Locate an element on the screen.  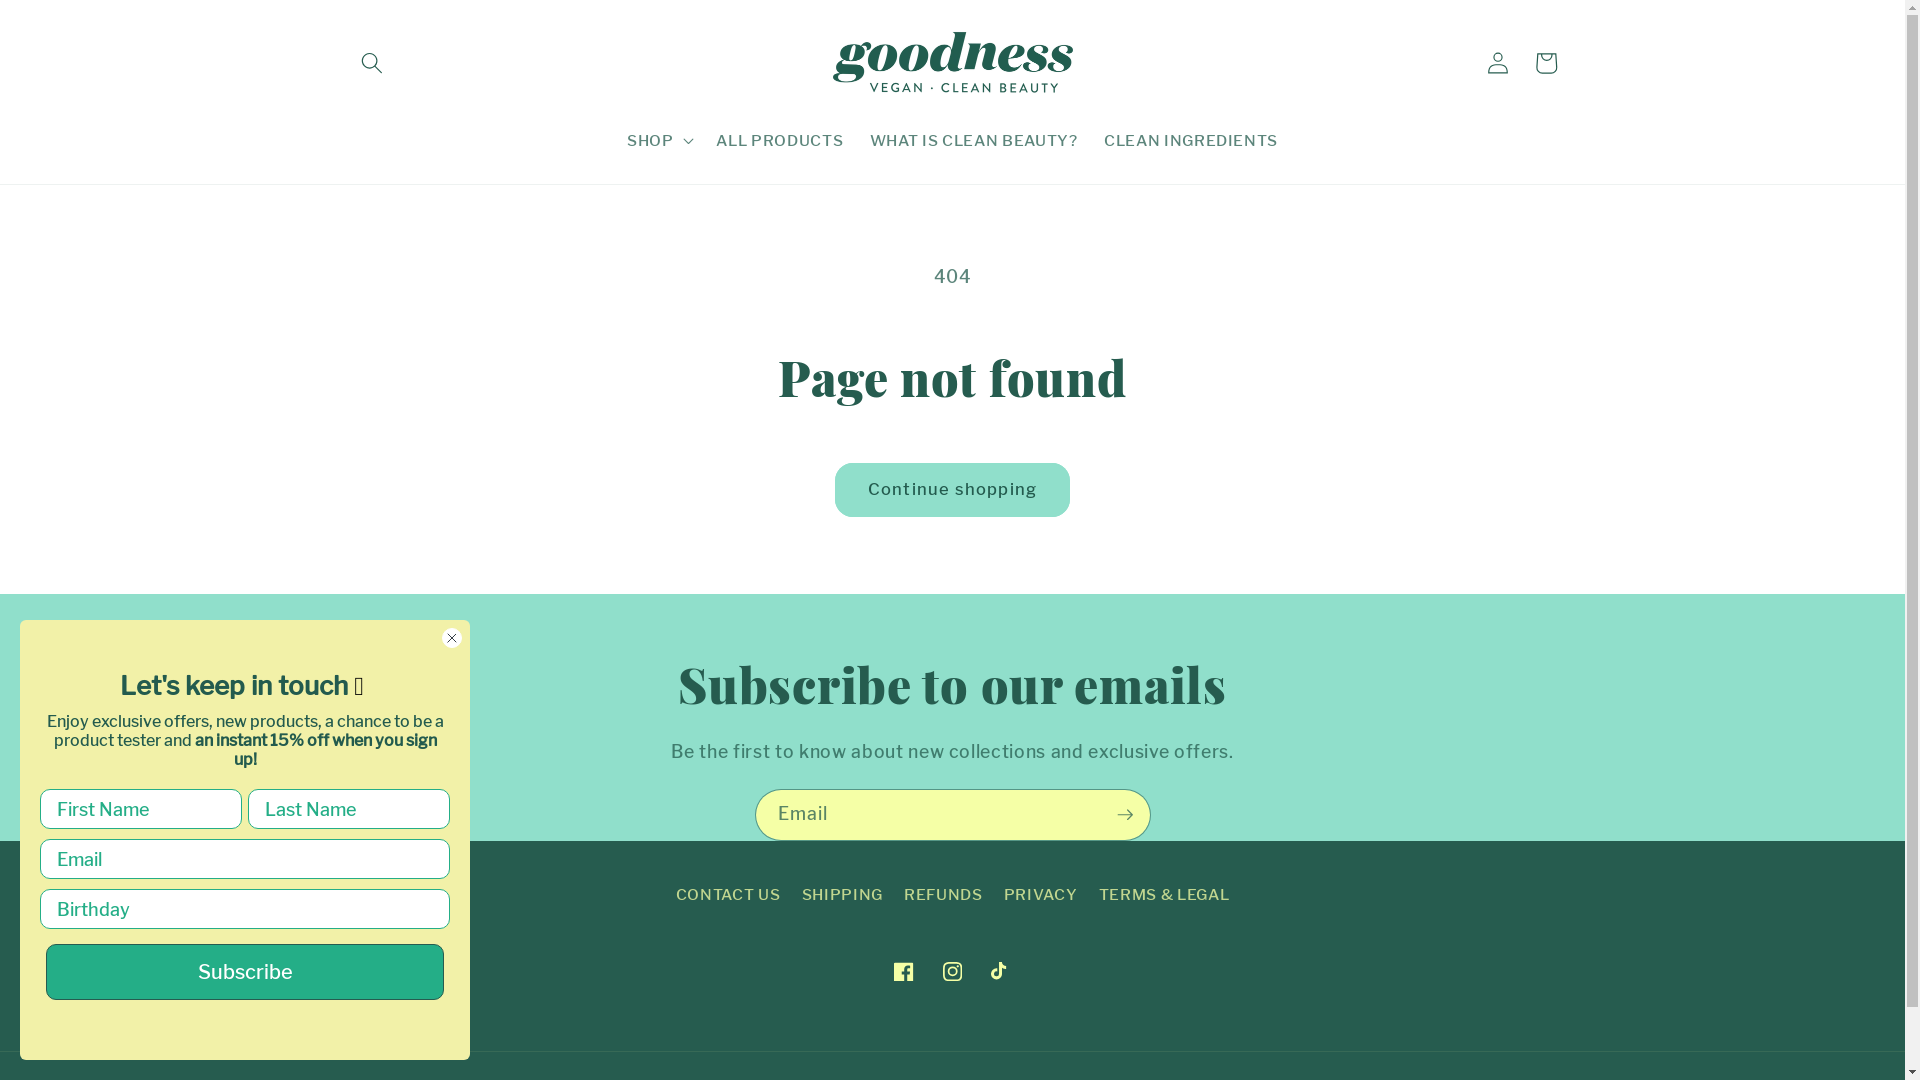
'ALL PRODUCTS' is located at coordinates (778, 140).